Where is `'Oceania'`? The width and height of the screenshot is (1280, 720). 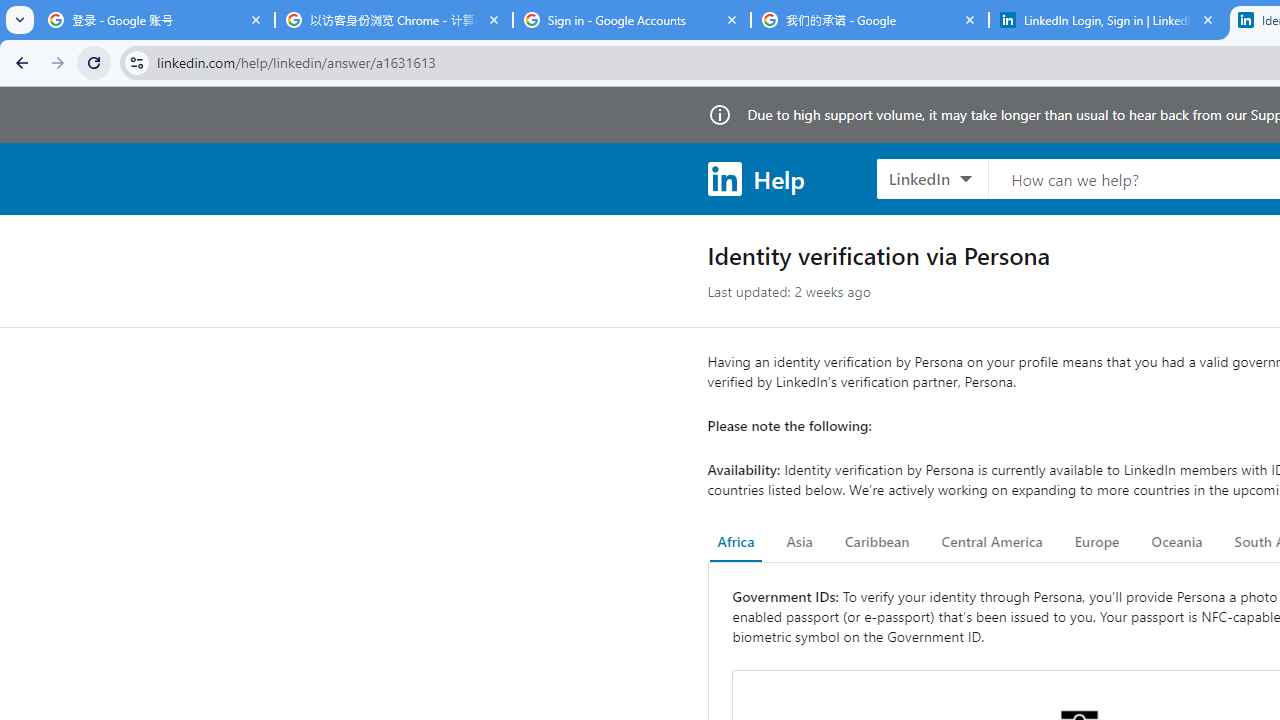
'Oceania' is located at coordinates (1176, 542).